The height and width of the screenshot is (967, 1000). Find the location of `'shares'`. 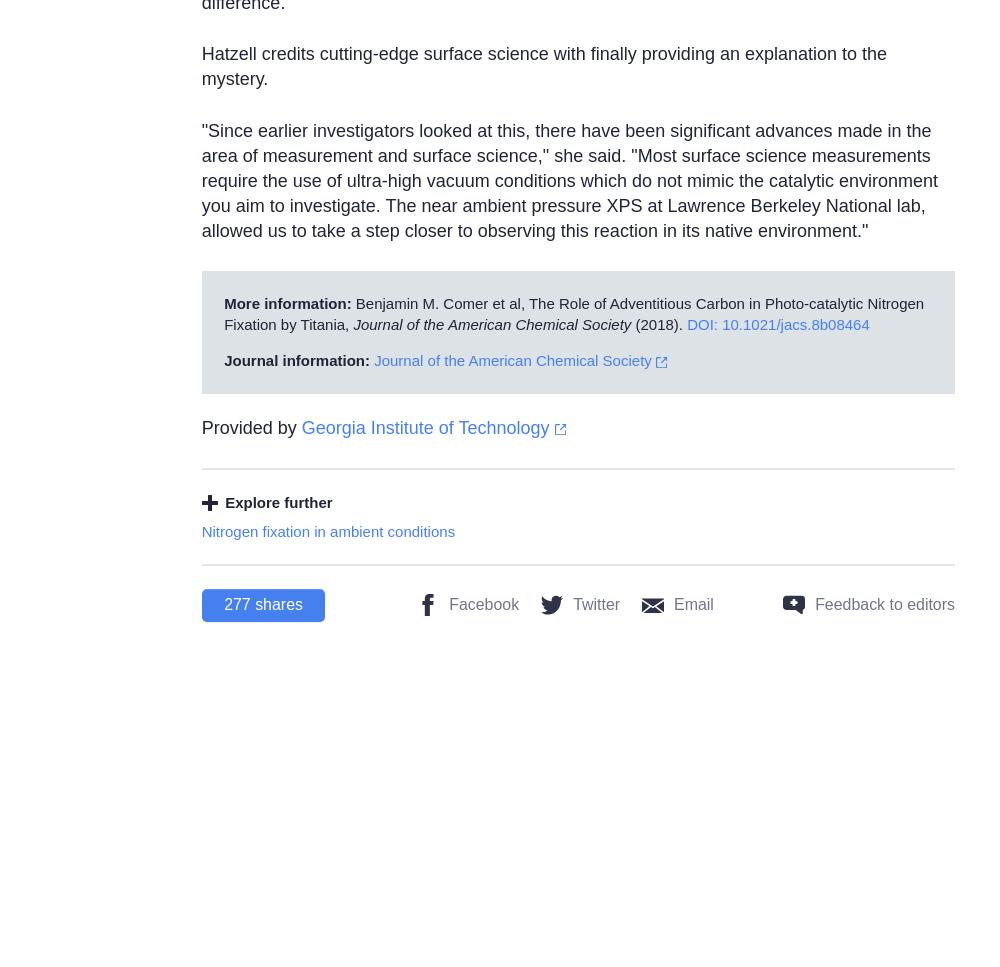

'shares' is located at coordinates (276, 604).